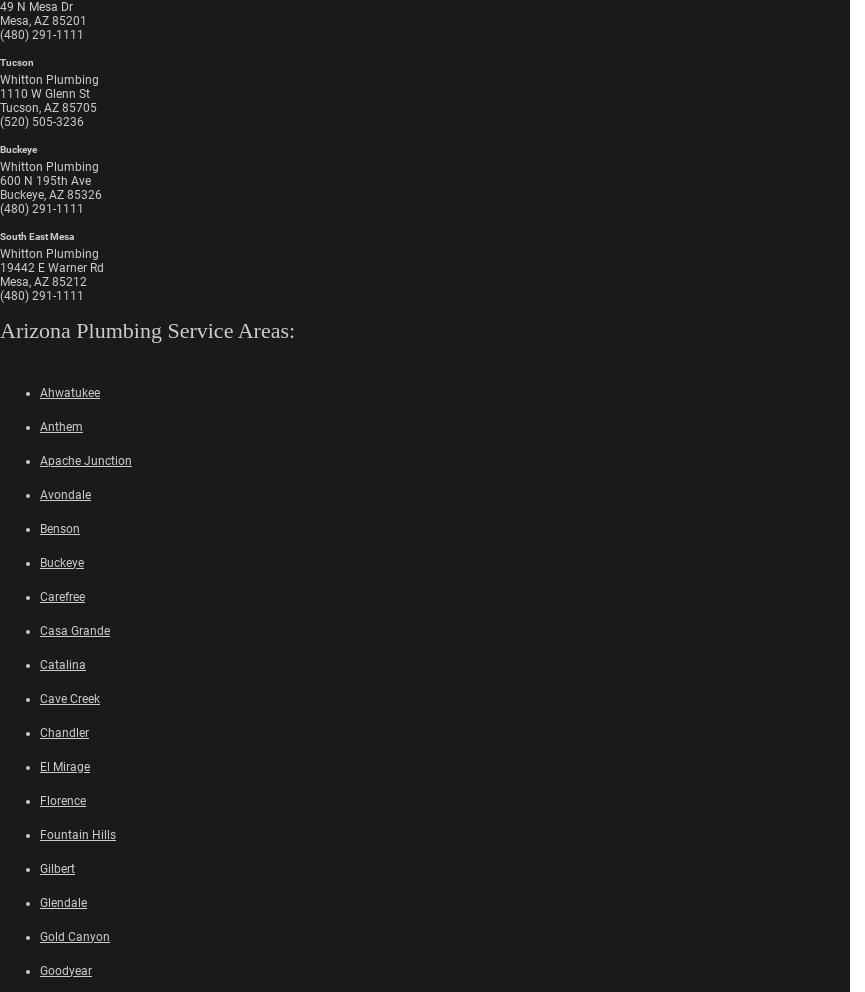 The height and width of the screenshot is (992, 865). What do you see at coordinates (39, 424) in the screenshot?
I see `'Anthem'` at bounding box center [39, 424].